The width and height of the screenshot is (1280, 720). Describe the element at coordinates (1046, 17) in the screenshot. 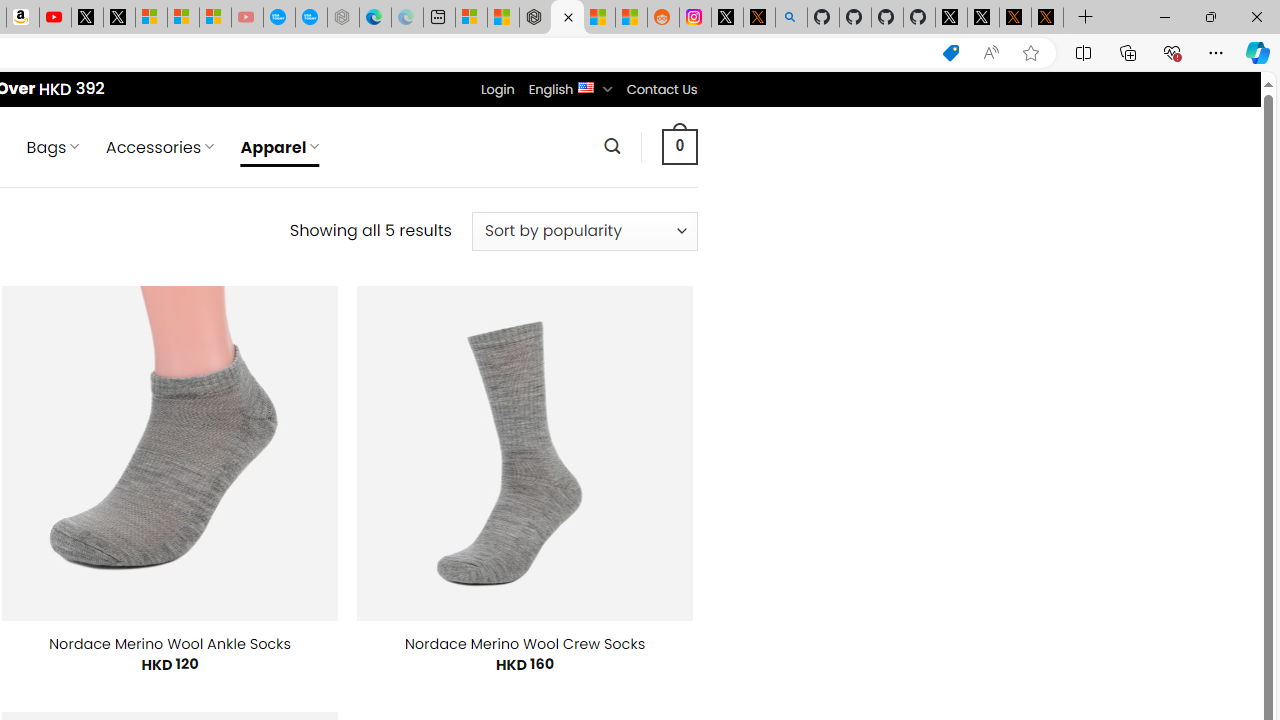

I see `'X Privacy Policy'` at that location.